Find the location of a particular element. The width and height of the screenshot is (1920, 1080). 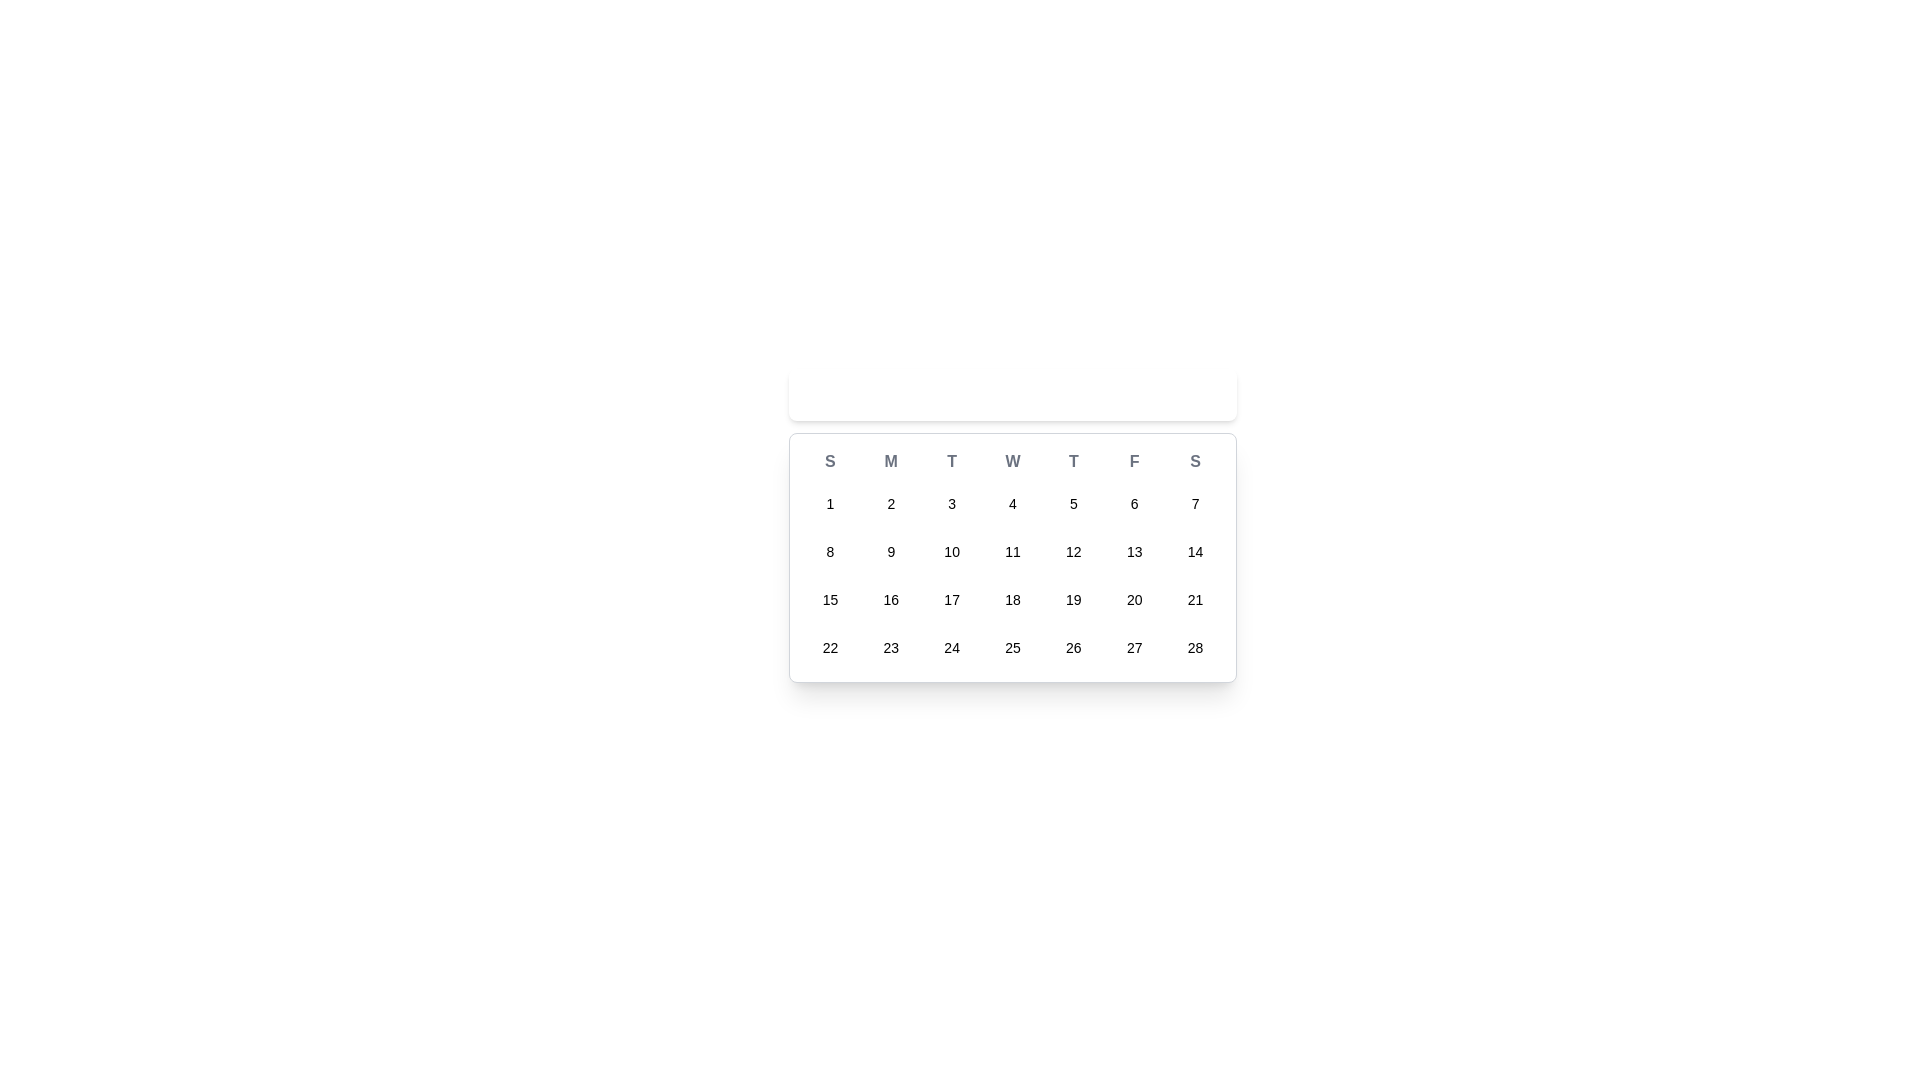

the header label for Thursday in the calendar grid, which is the fifth column header under the 'SMTWTFS' row is located at coordinates (1072, 462).